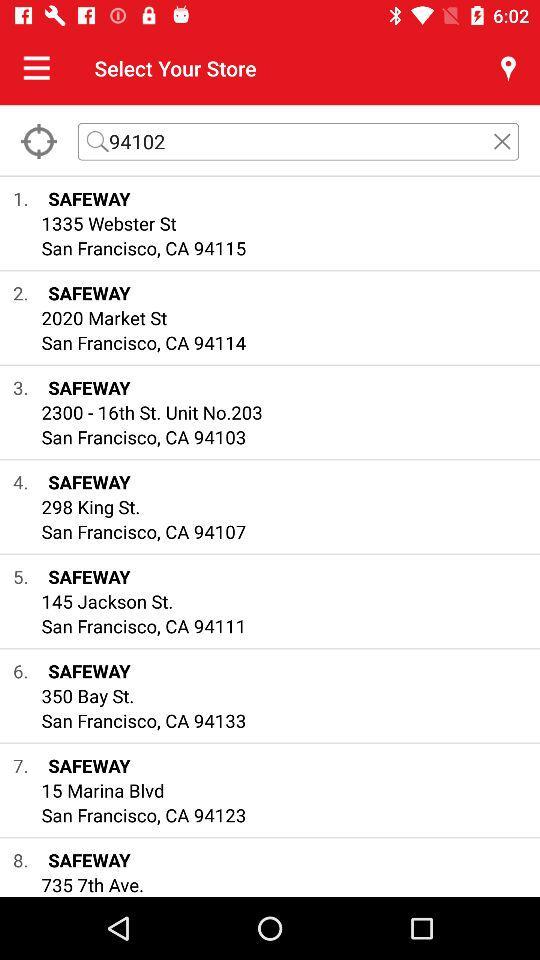  I want to click on the location_crosshair icon, so click(38, 140).